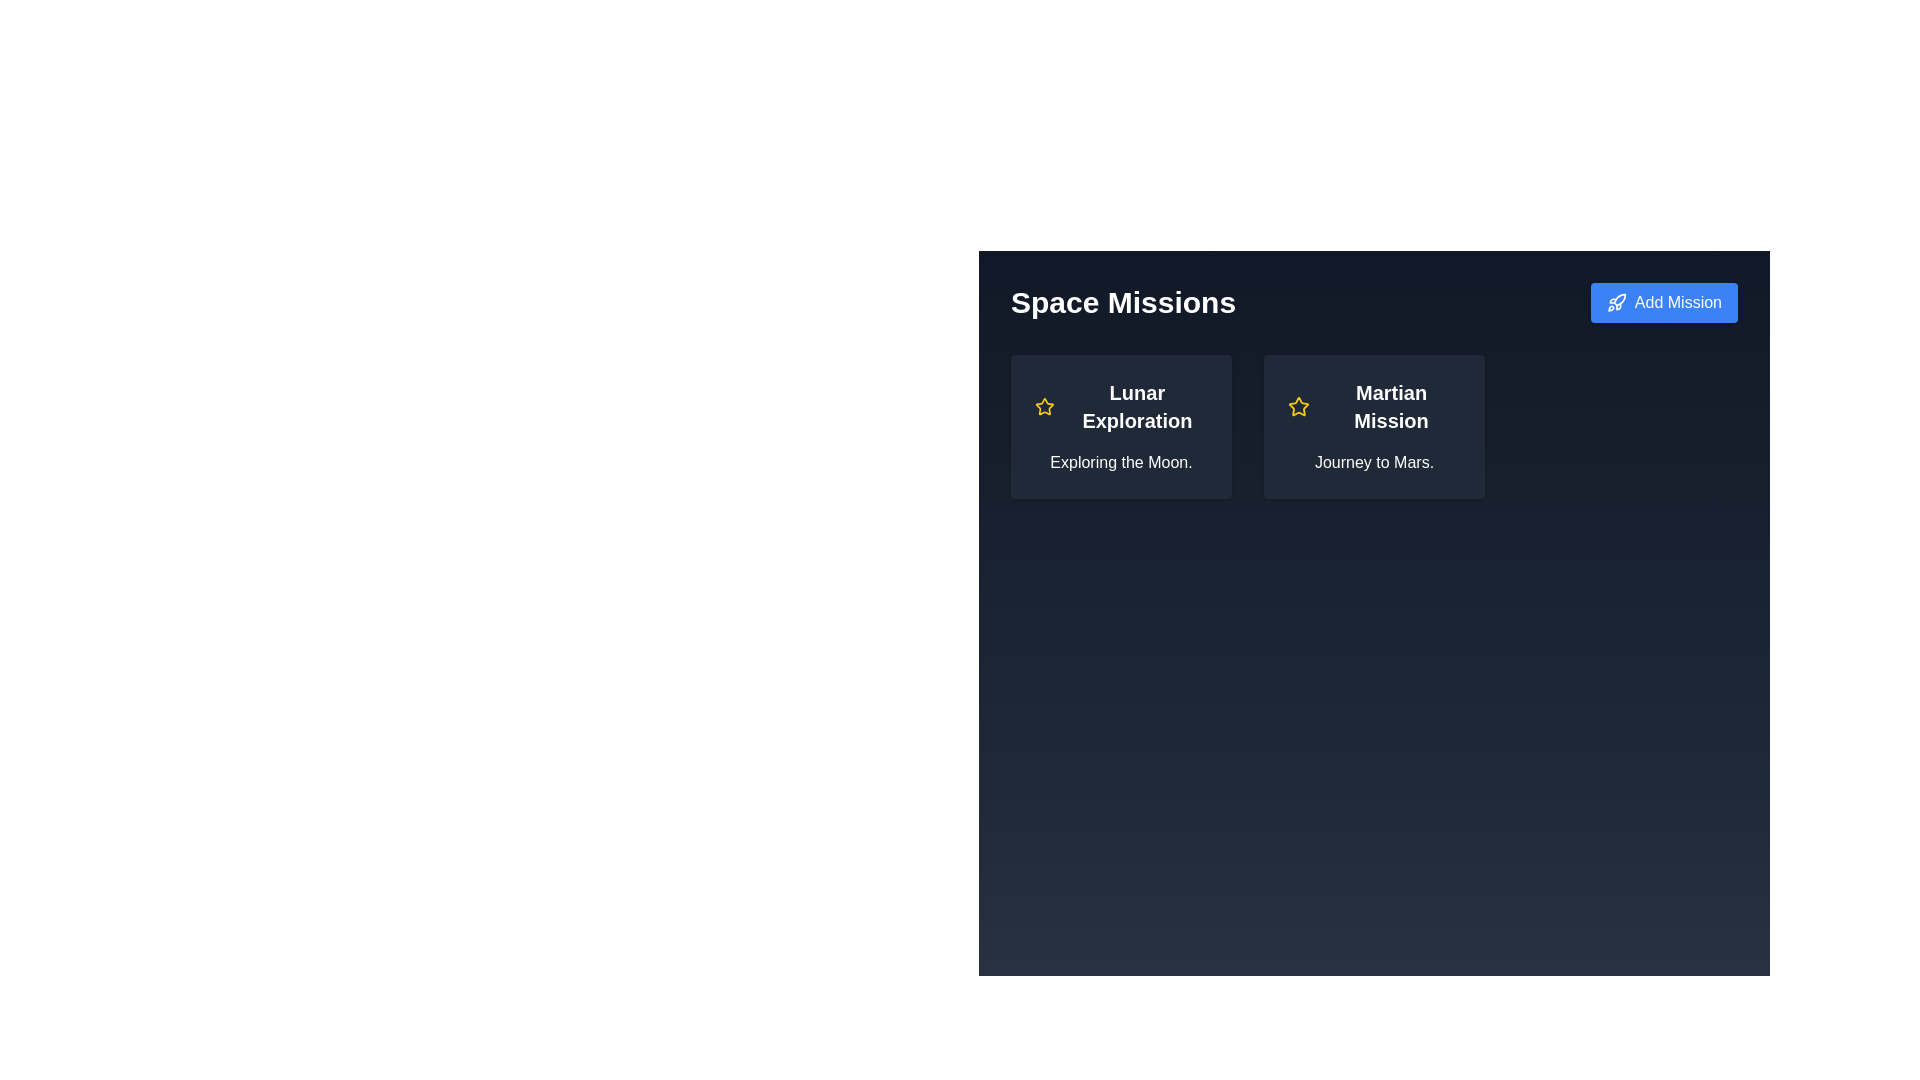 Image resolution: width=1920 pixels, height=1080 pixels. I want to click on the status indicator icon, so click(1043, 406).